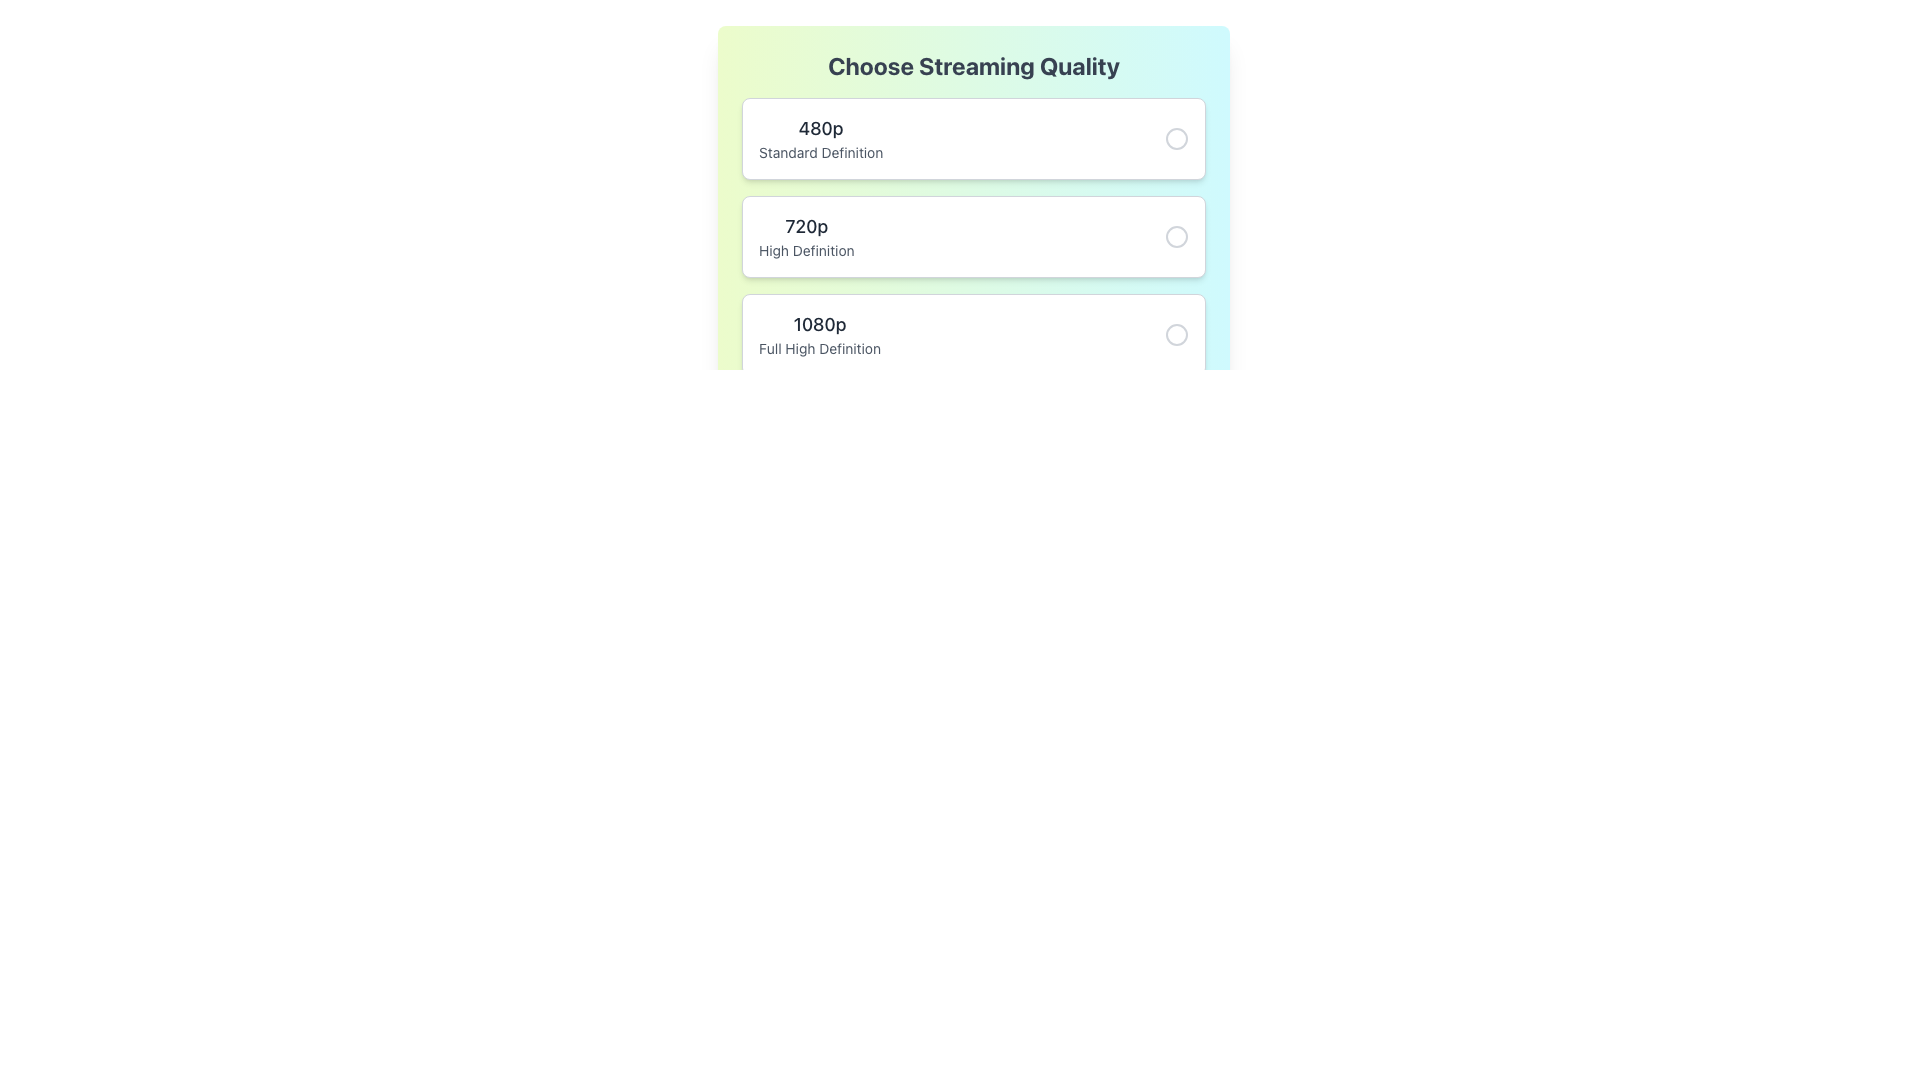 This screenshot has width=1920, height=1080. I want to click on the radio button indicator located to the right of the text '1080p Full High Definition' in the 'Choose Streaming Quality' section, so click(1176, 334).